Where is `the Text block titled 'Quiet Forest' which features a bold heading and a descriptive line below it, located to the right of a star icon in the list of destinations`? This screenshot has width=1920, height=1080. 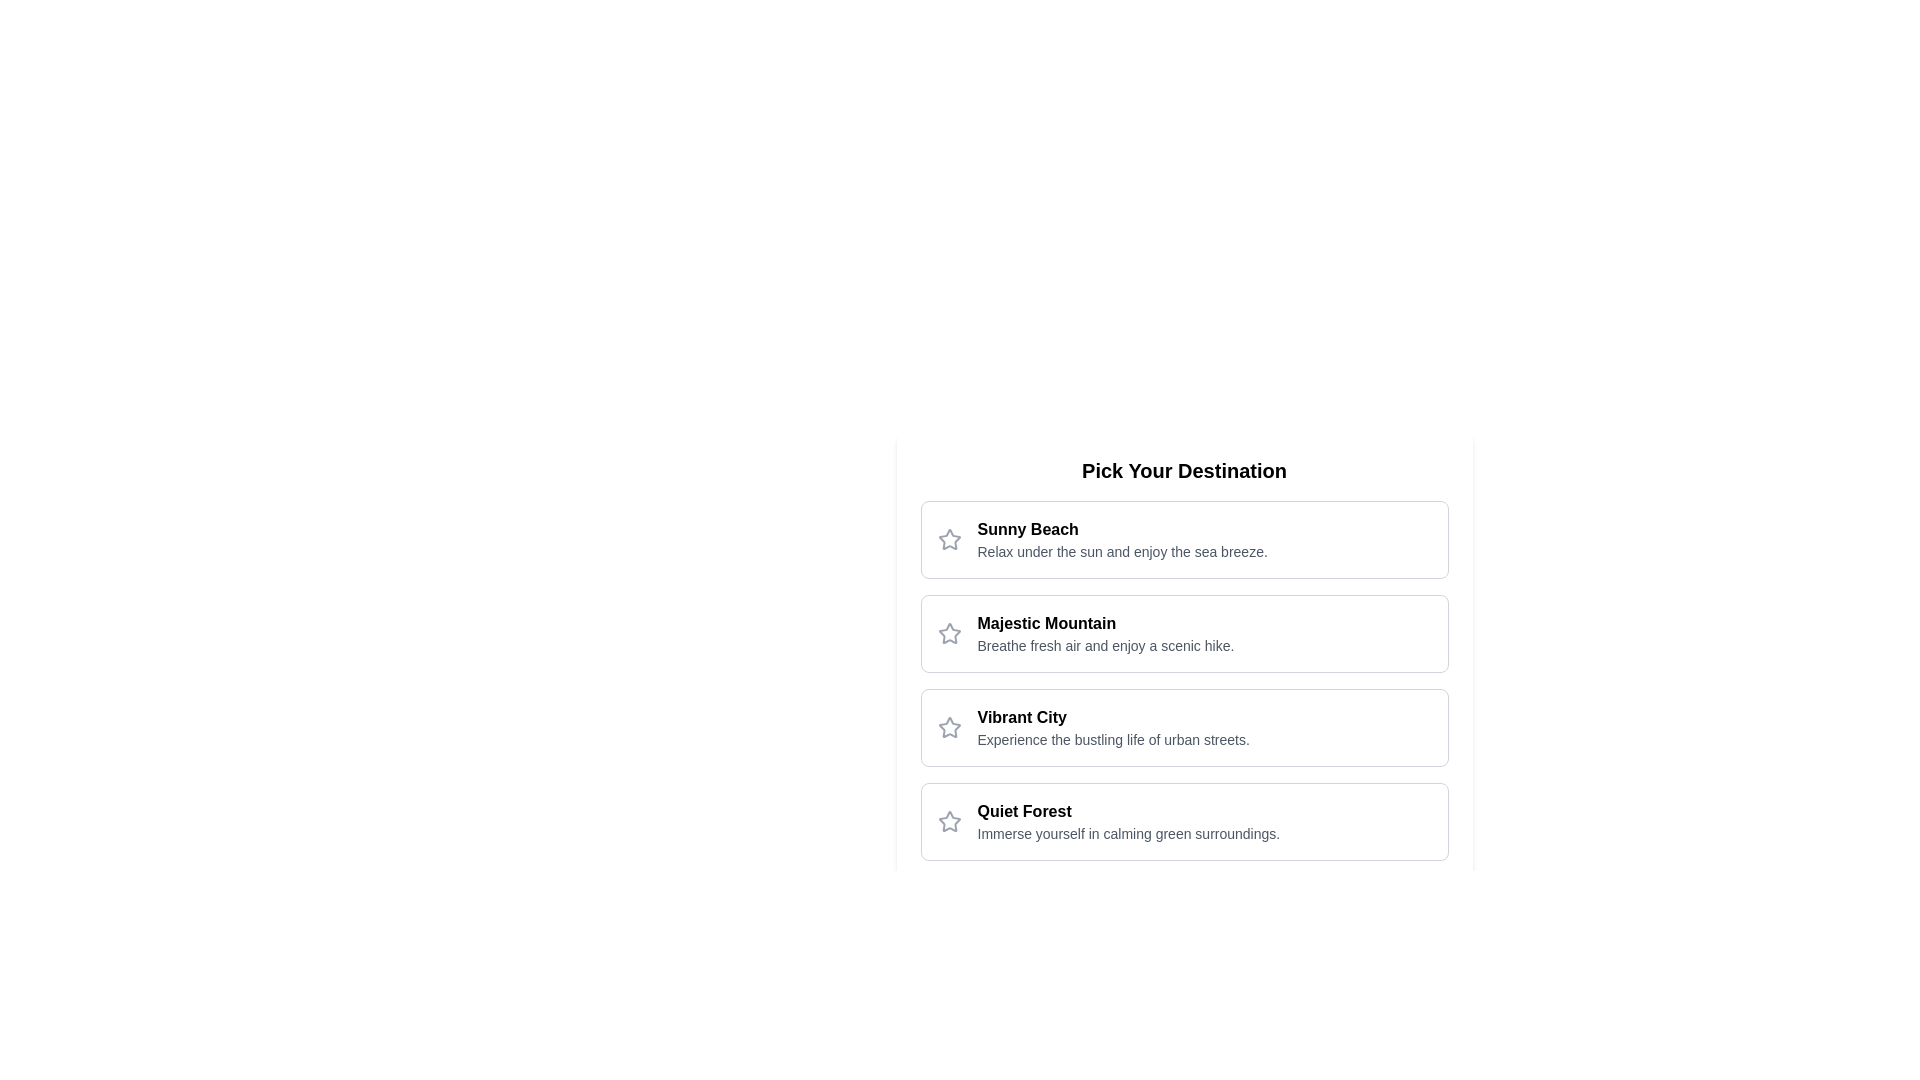
the Text block titled 'Quiet Forest' which features a bold heading and a descriptive line below it, located to the right of a star icon in the list of destinations is located at coordinates (1128, 821).